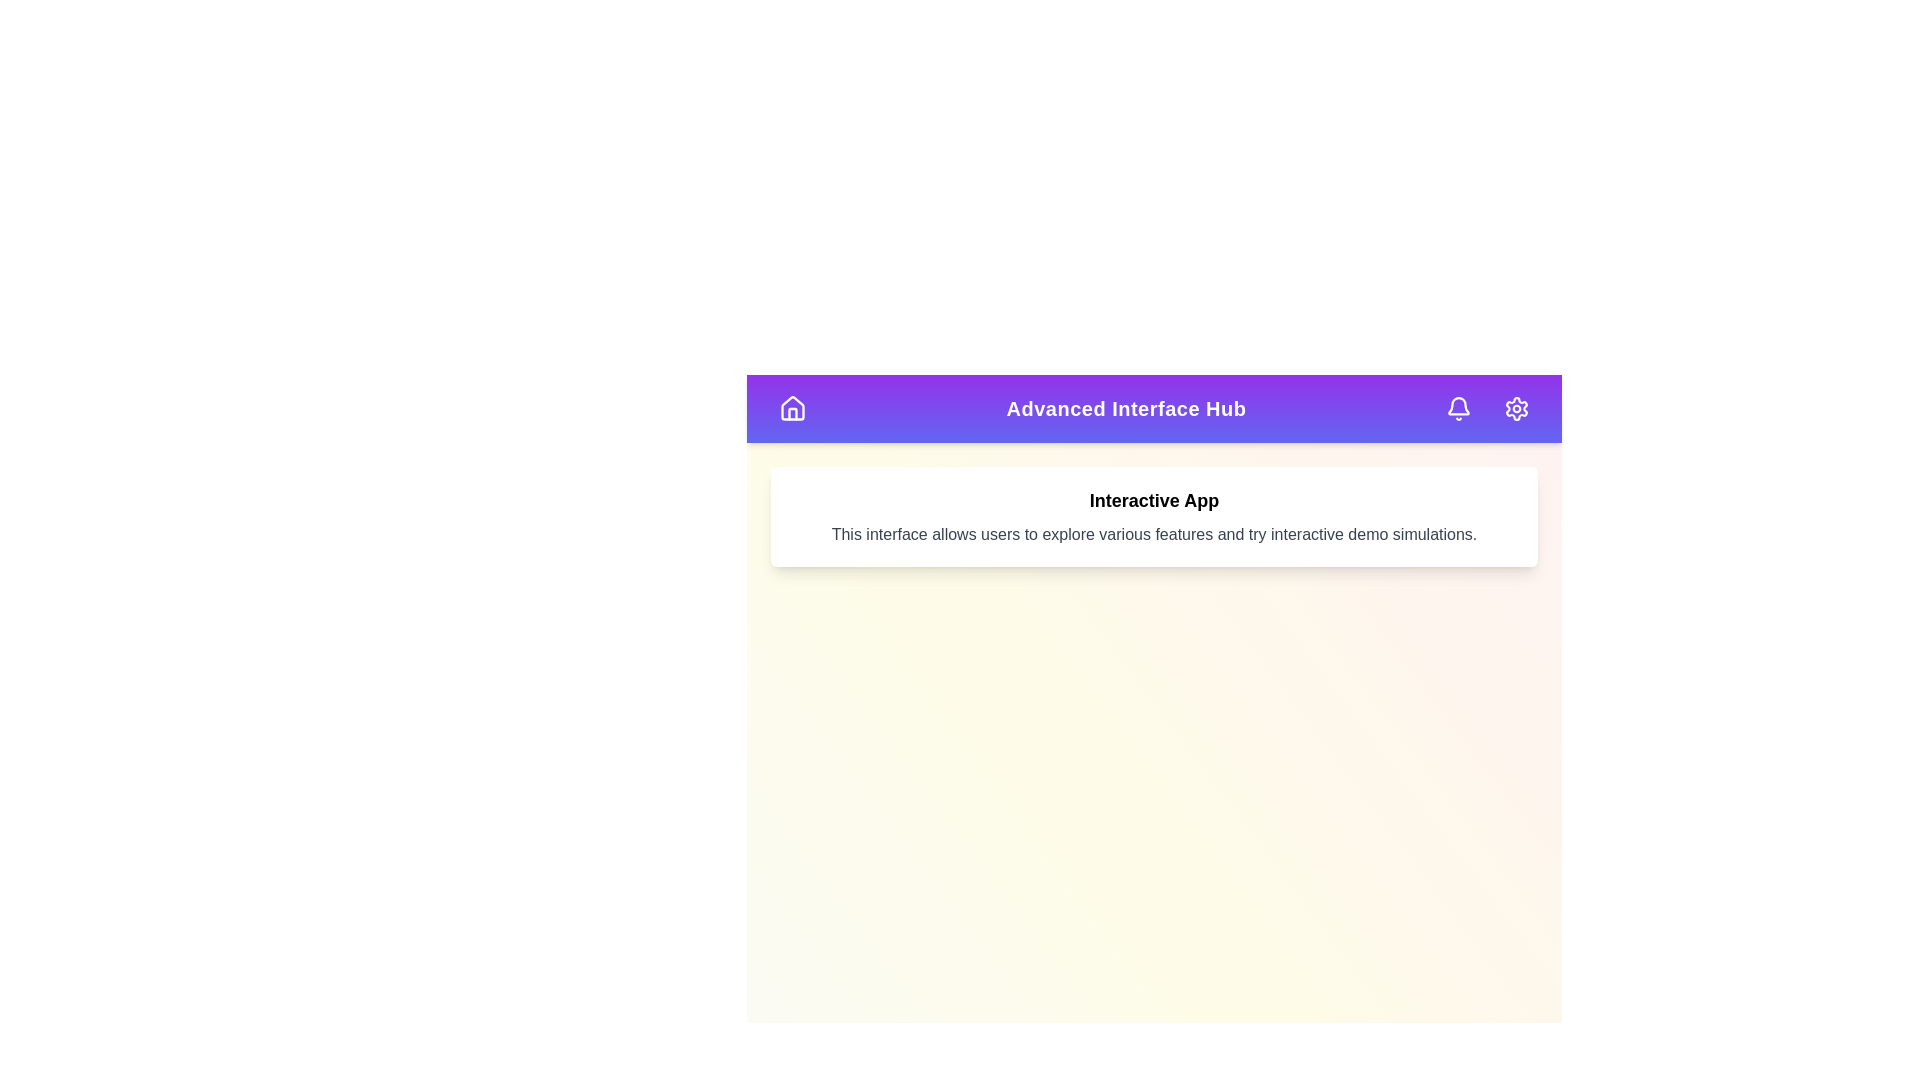  What do you see at coordinates (1459, 407) in the screenshot?
I see `the notifications button to view alerts` at bounding box center [1459, 407].